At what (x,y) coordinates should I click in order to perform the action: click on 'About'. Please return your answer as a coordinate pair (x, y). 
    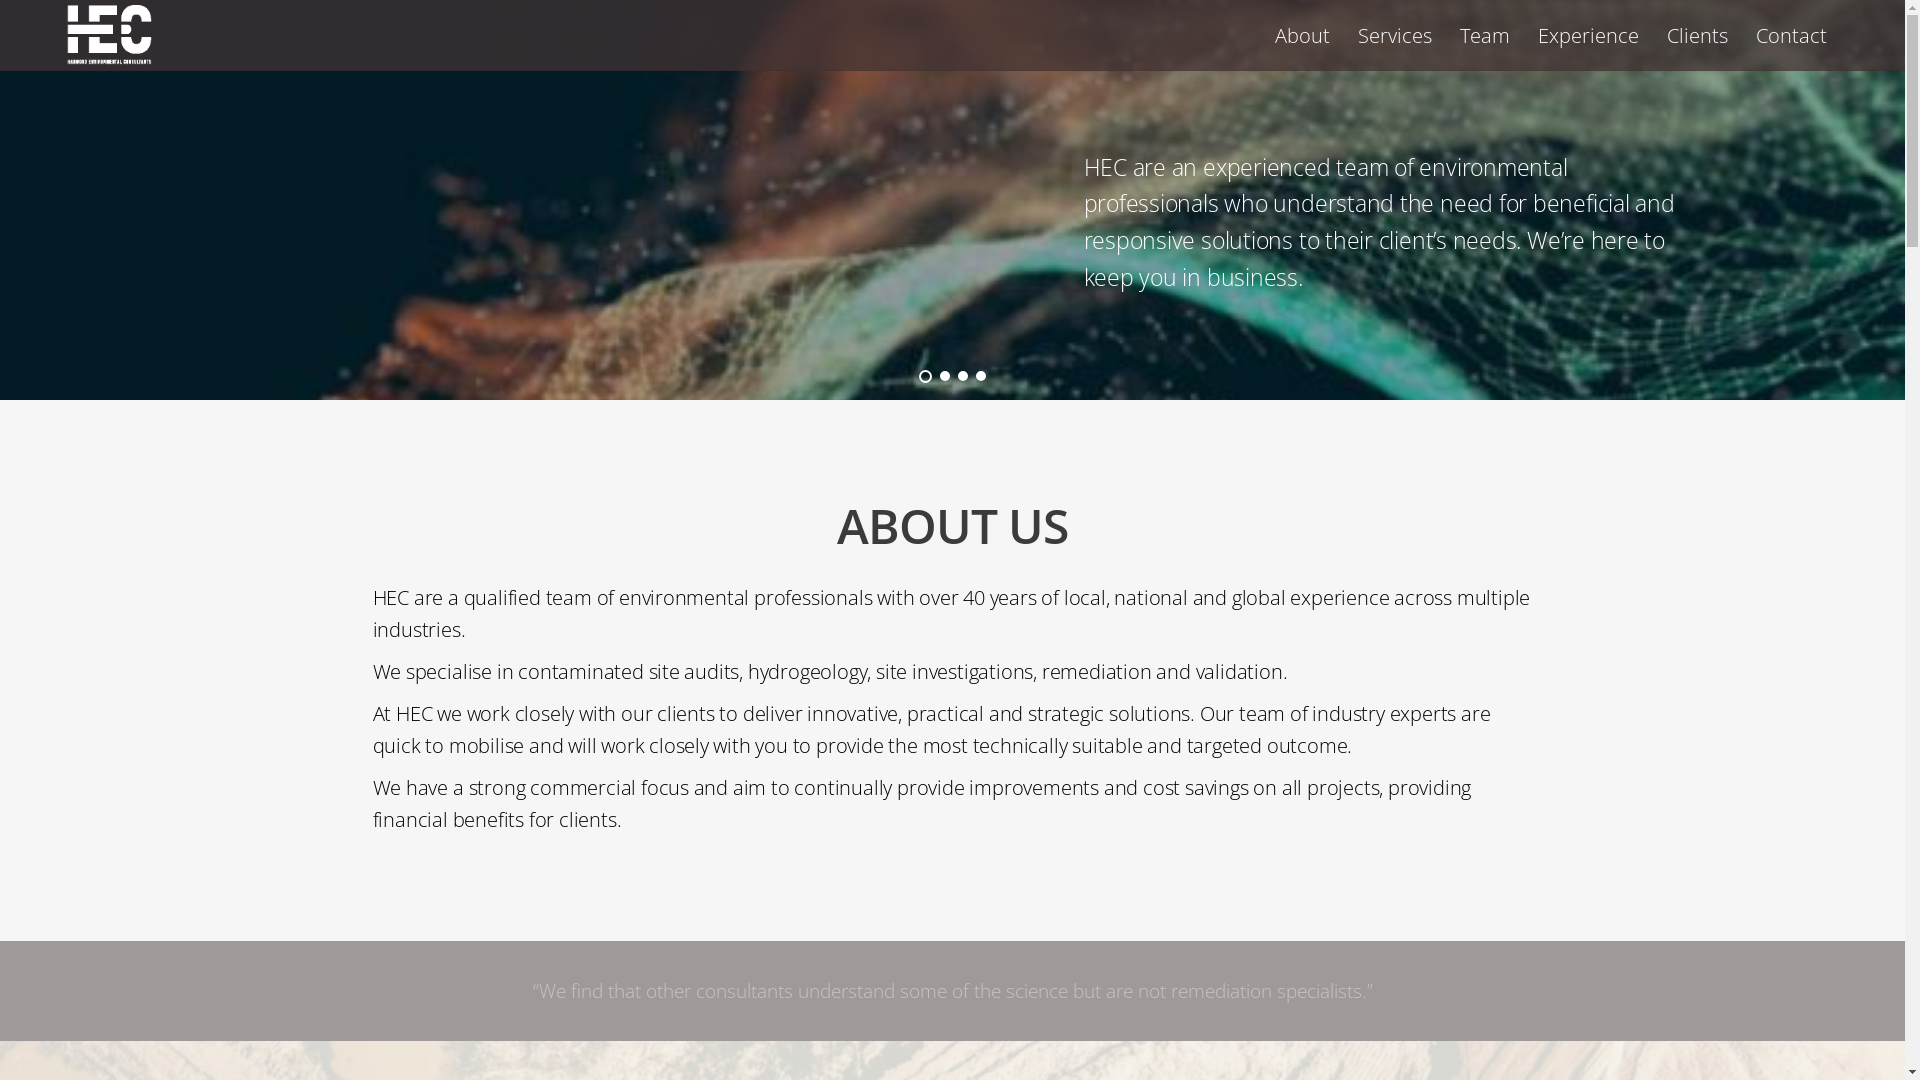
    Looking at the image, I should click on (1261, 35).